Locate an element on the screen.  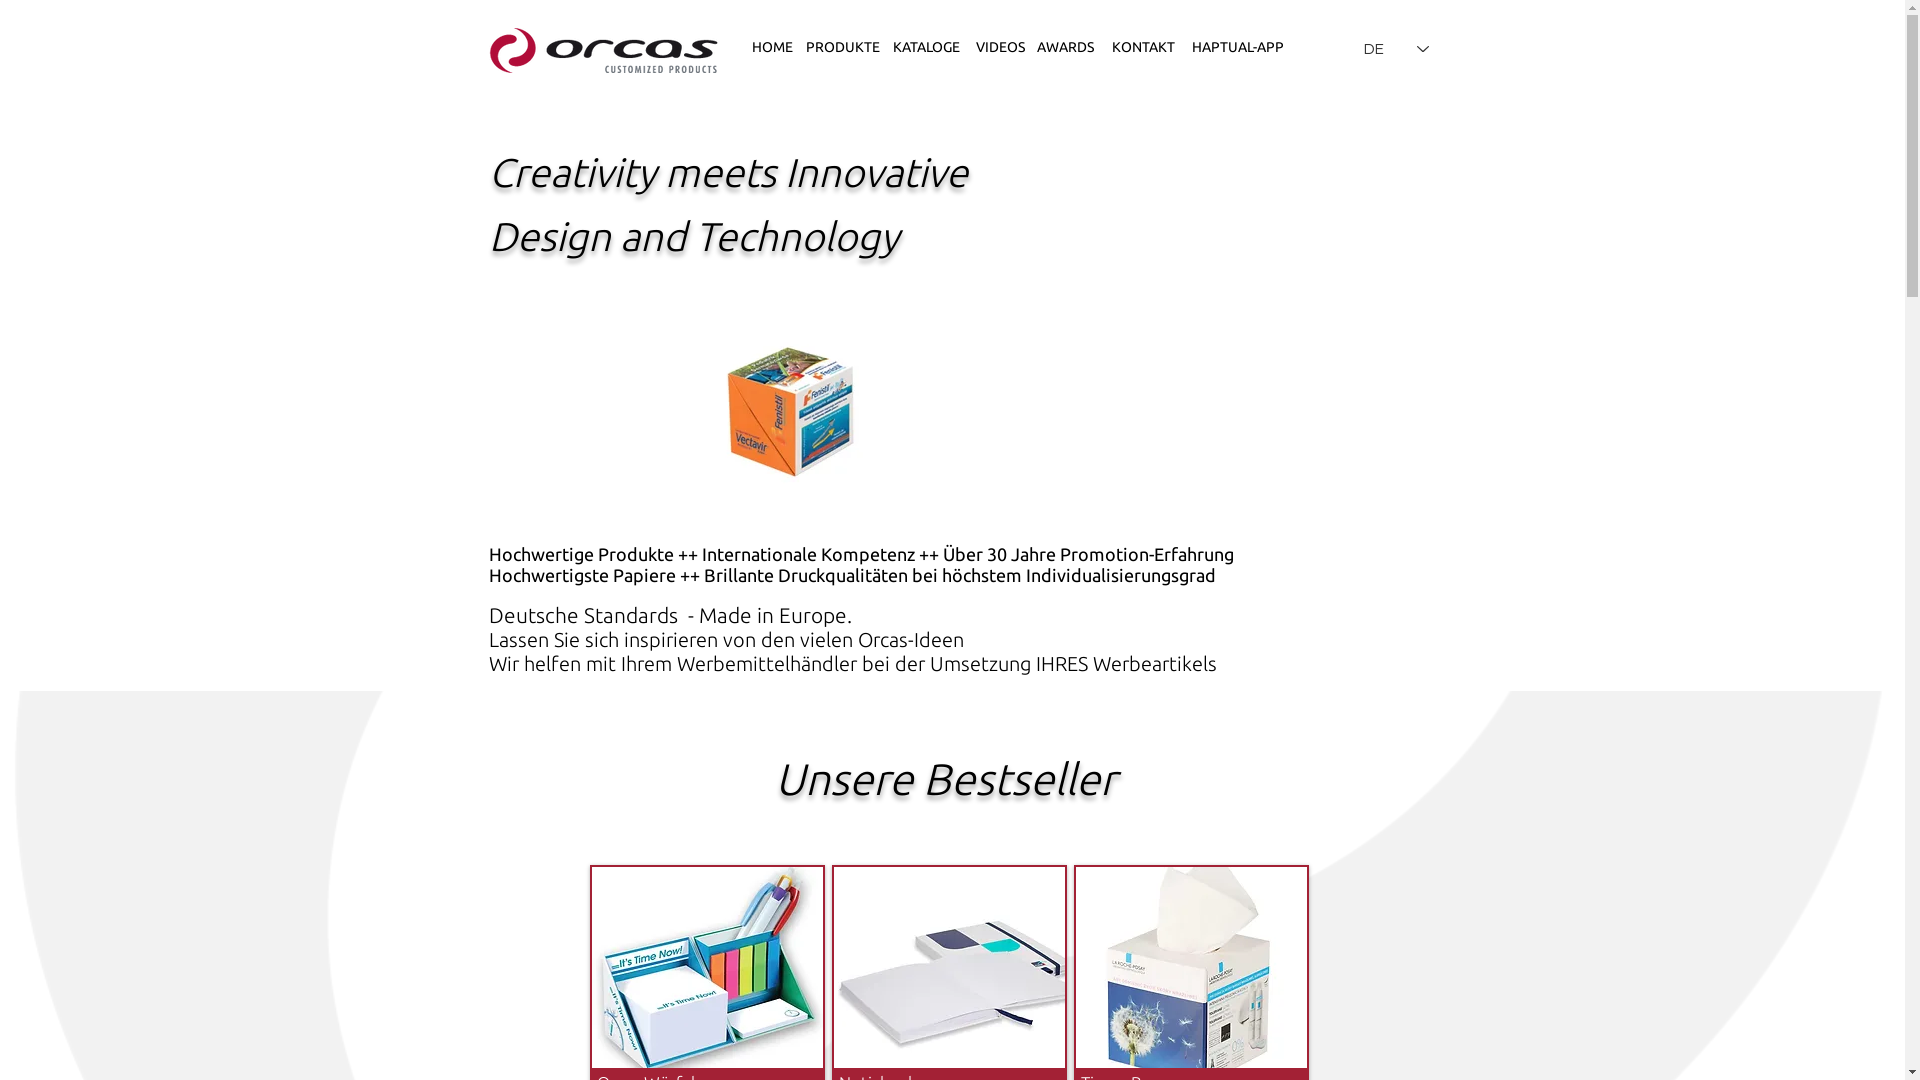
'HAPTUAL-APP' is located at coordinates (1237, 46).